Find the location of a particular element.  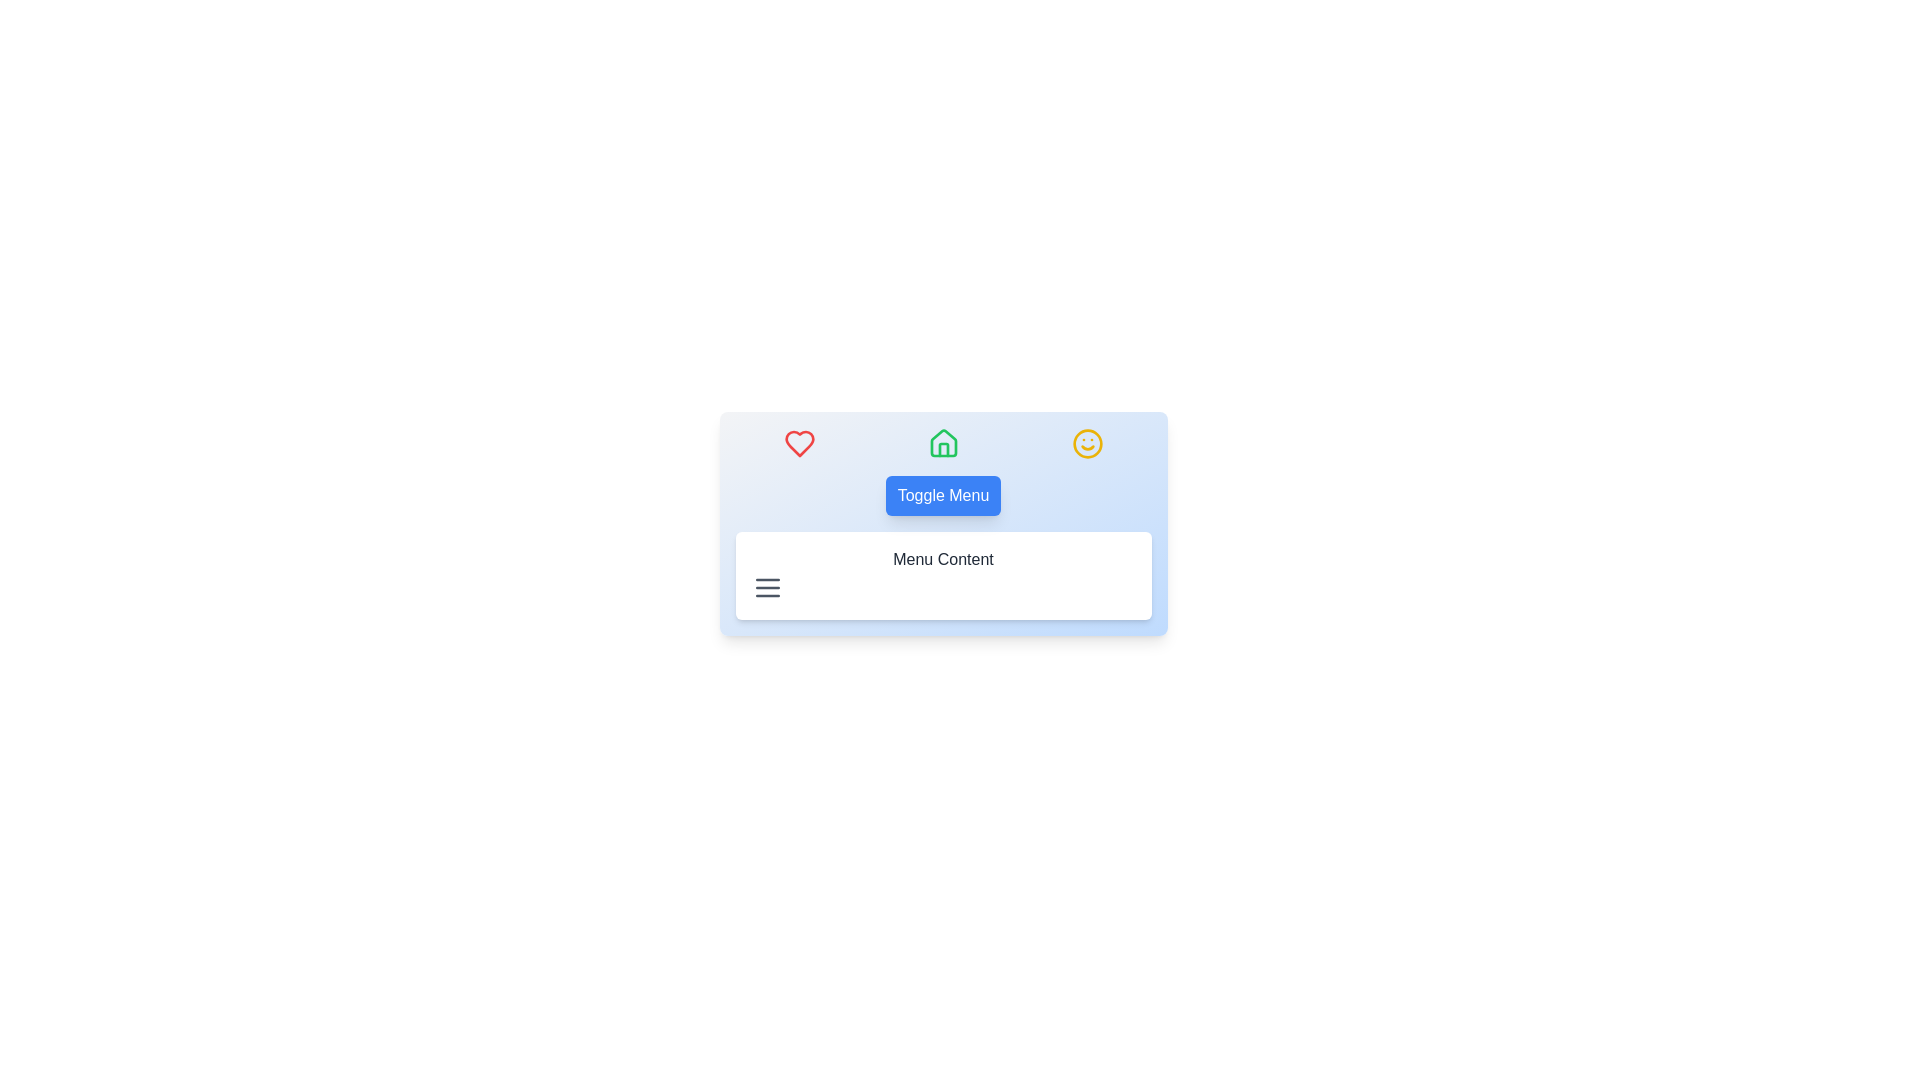

the heart icon located in the top-left corner of the navigation bar is located at coordinates (798, 442).